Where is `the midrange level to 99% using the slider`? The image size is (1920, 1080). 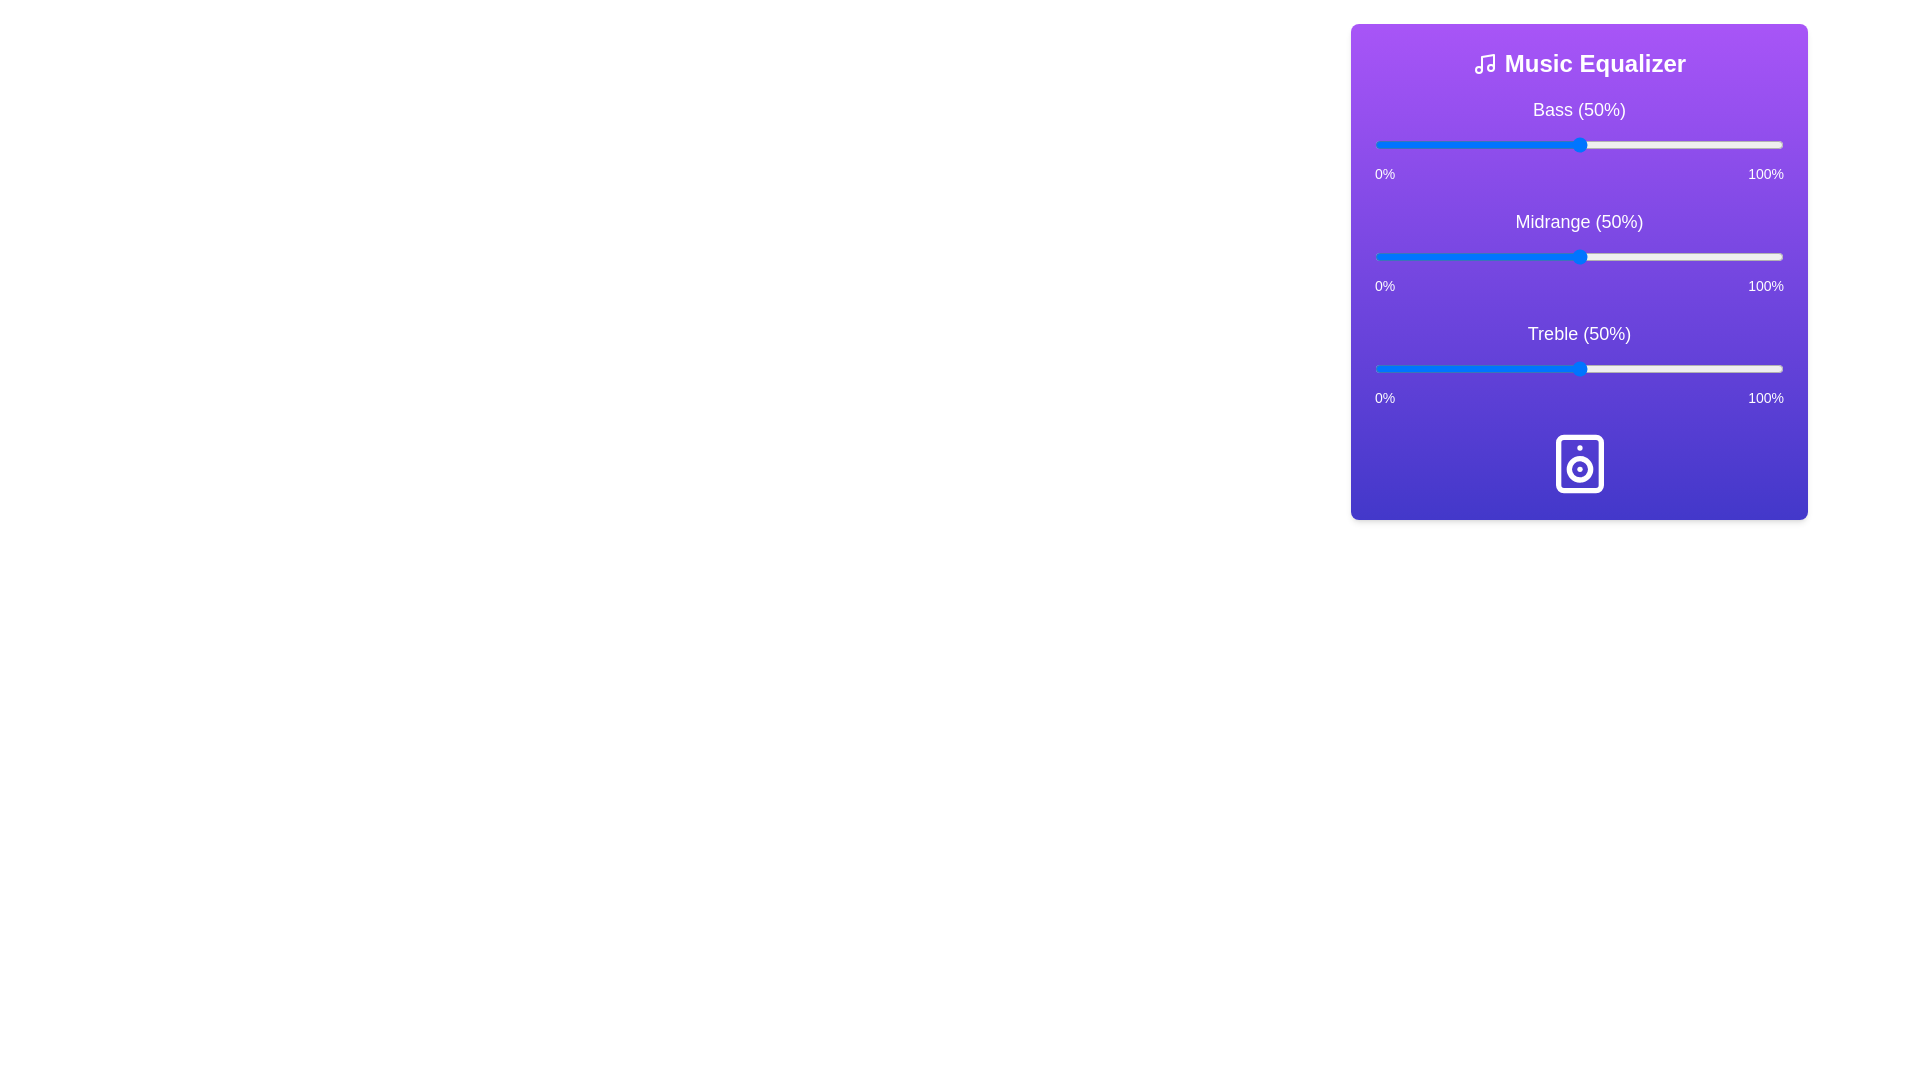 the midrange level to 99% using the slider is located at coordinates (1779, 256).